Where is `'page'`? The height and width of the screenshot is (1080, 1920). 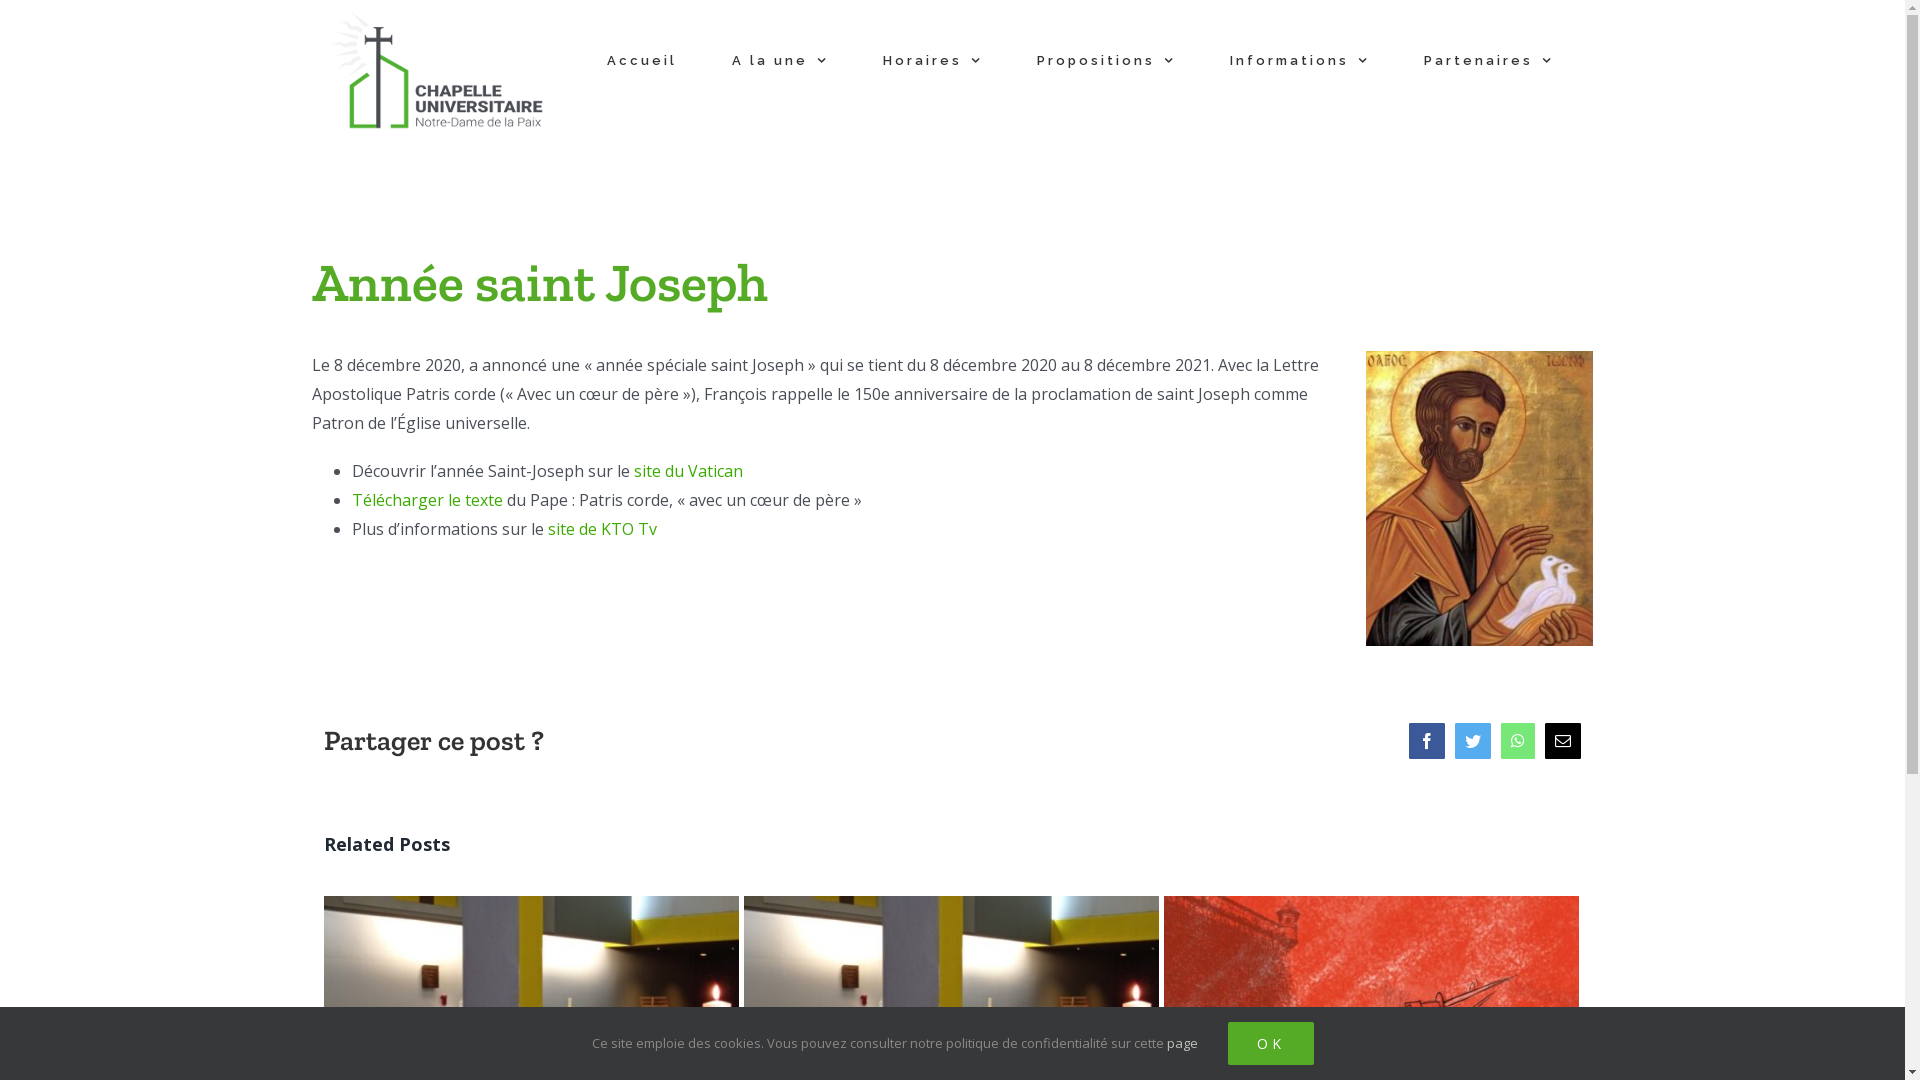 'page' is located at coordinates (1181, 1041).